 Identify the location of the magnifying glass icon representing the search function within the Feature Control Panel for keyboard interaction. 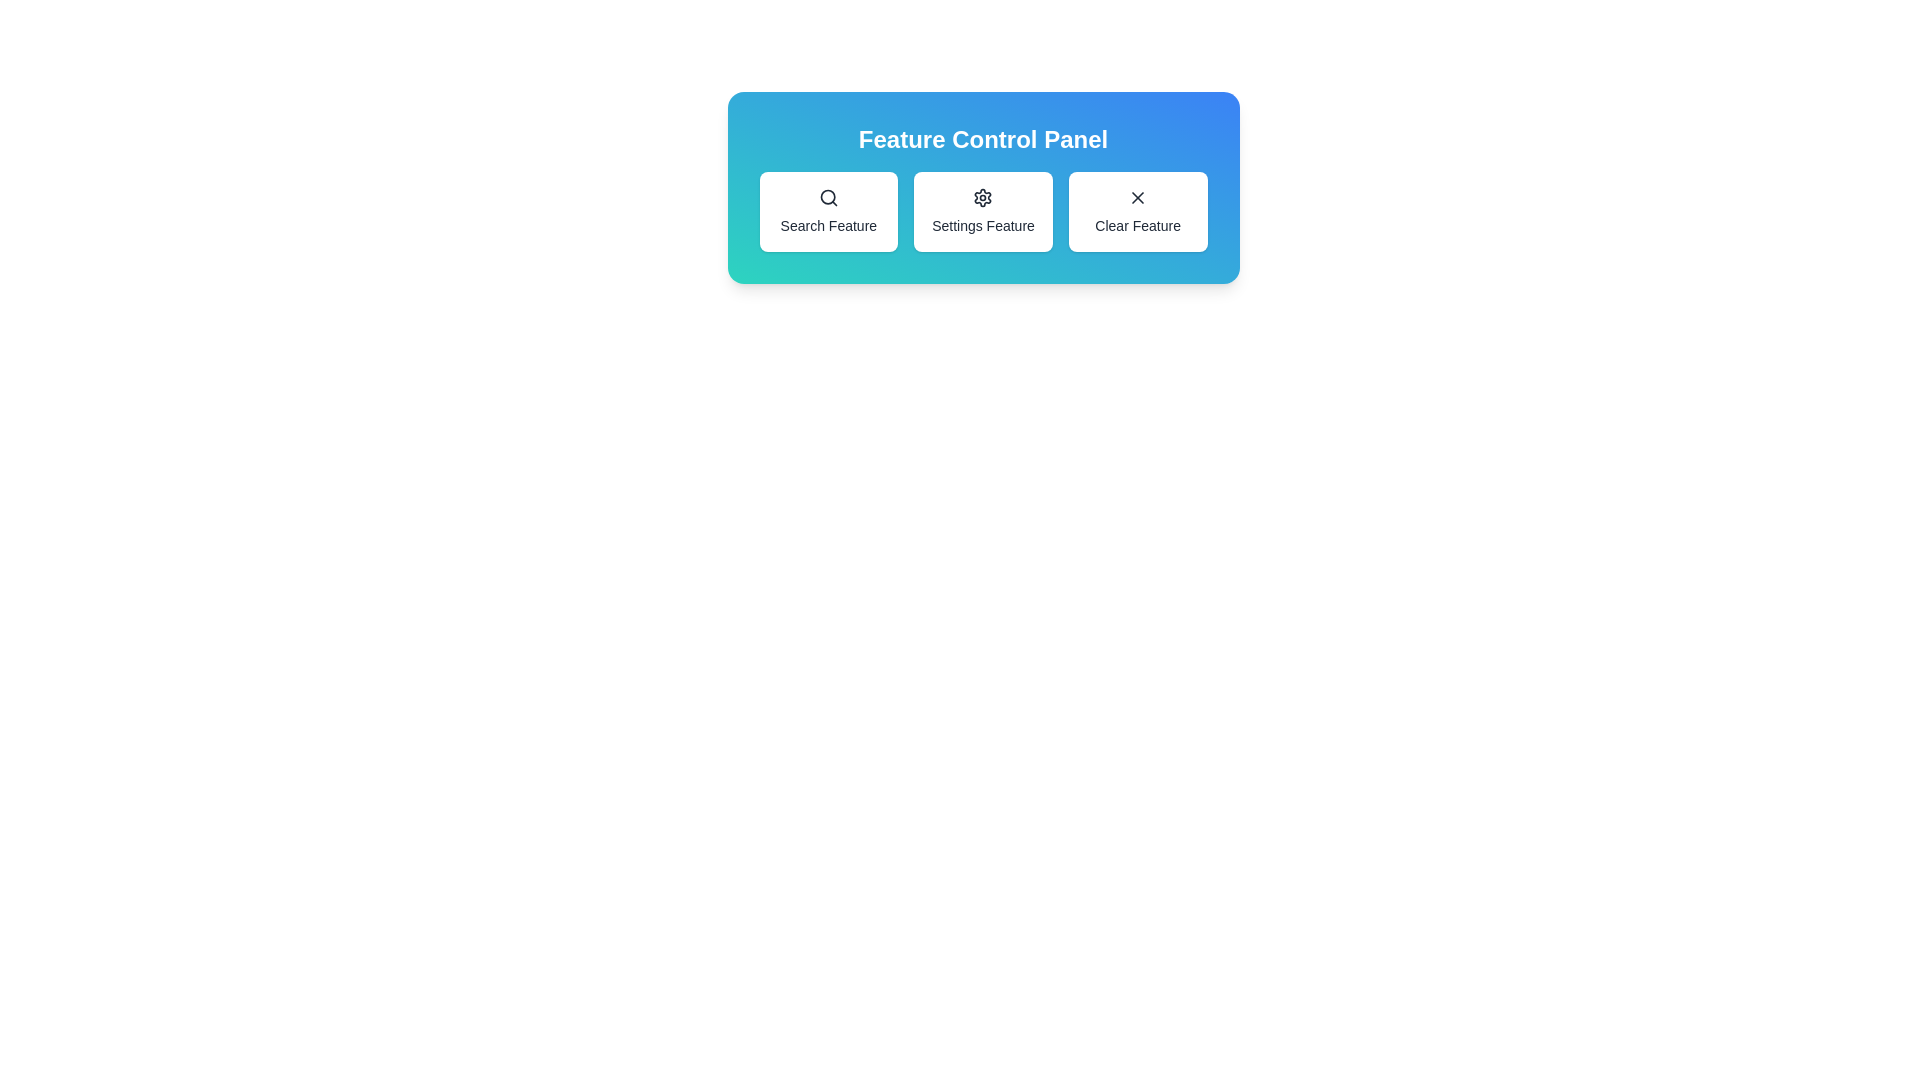
(828, 197).